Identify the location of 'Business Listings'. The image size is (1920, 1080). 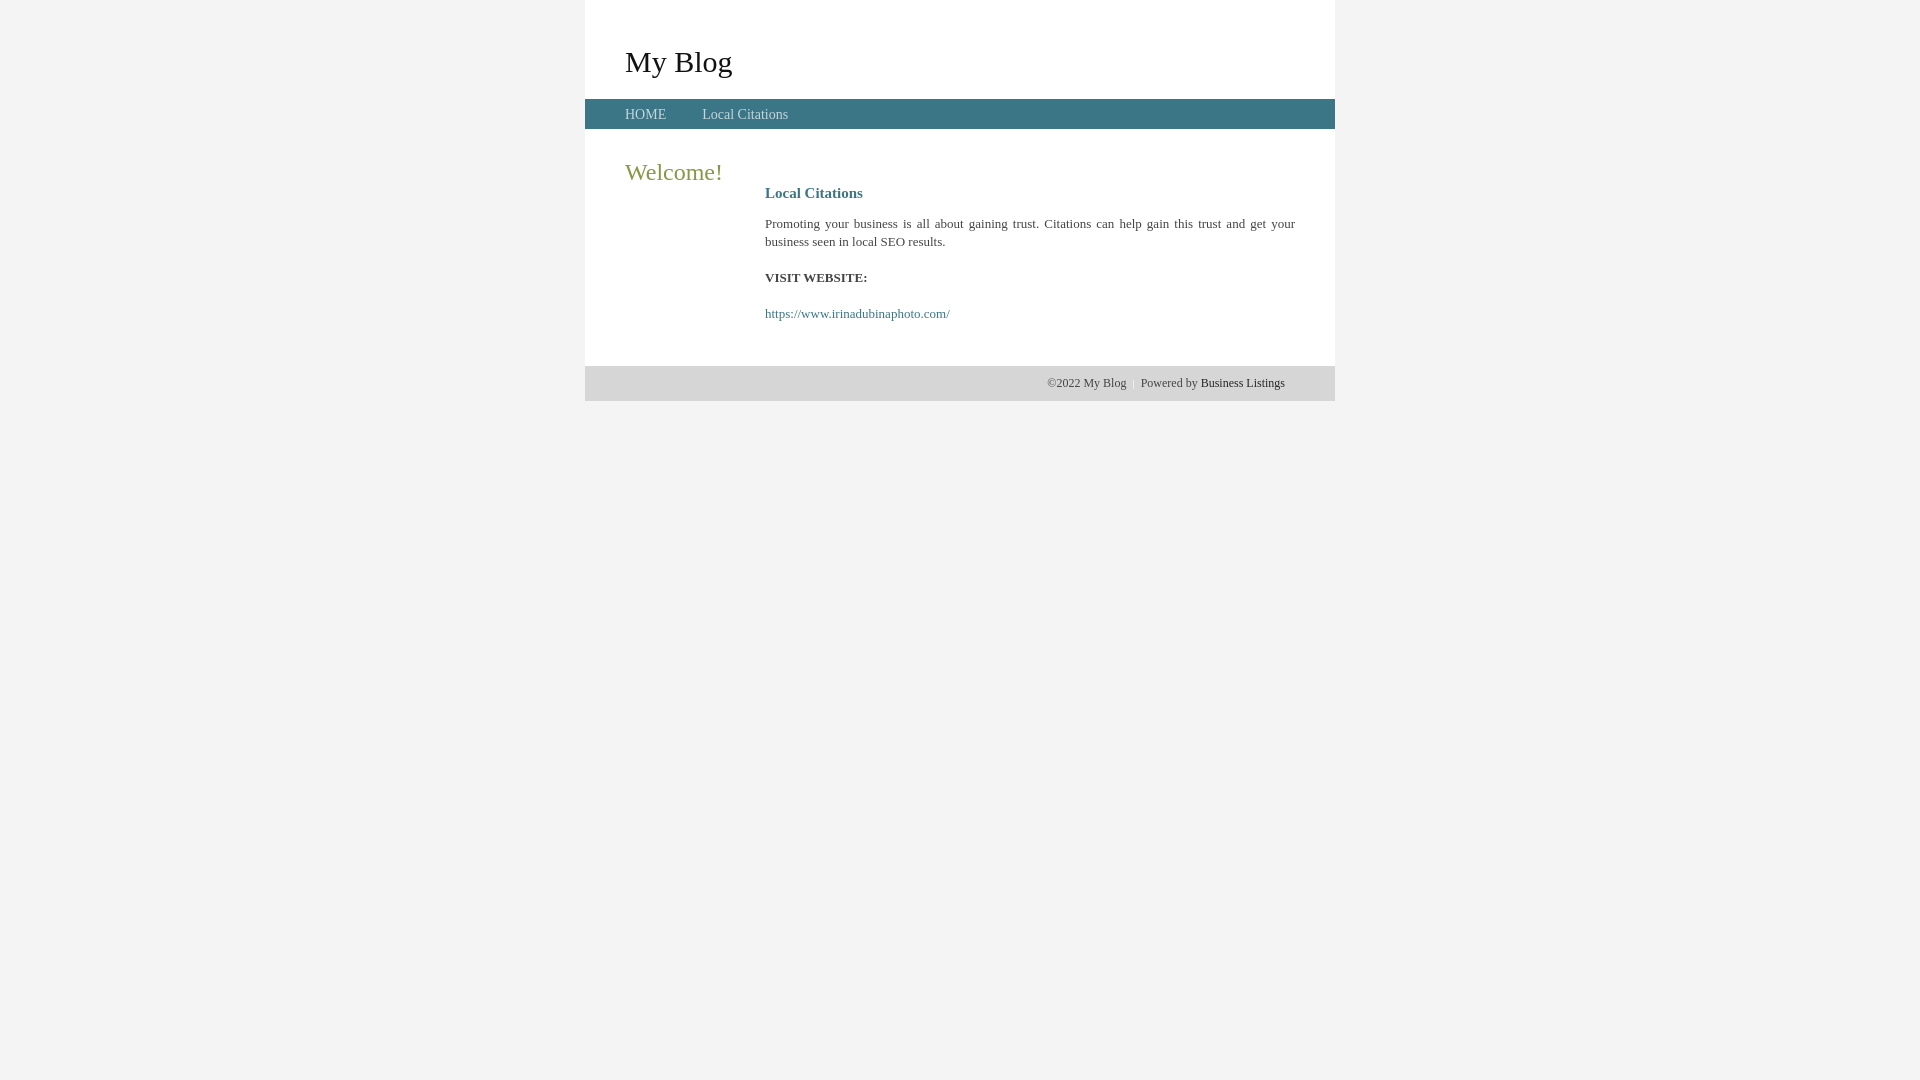
(1242, 382).